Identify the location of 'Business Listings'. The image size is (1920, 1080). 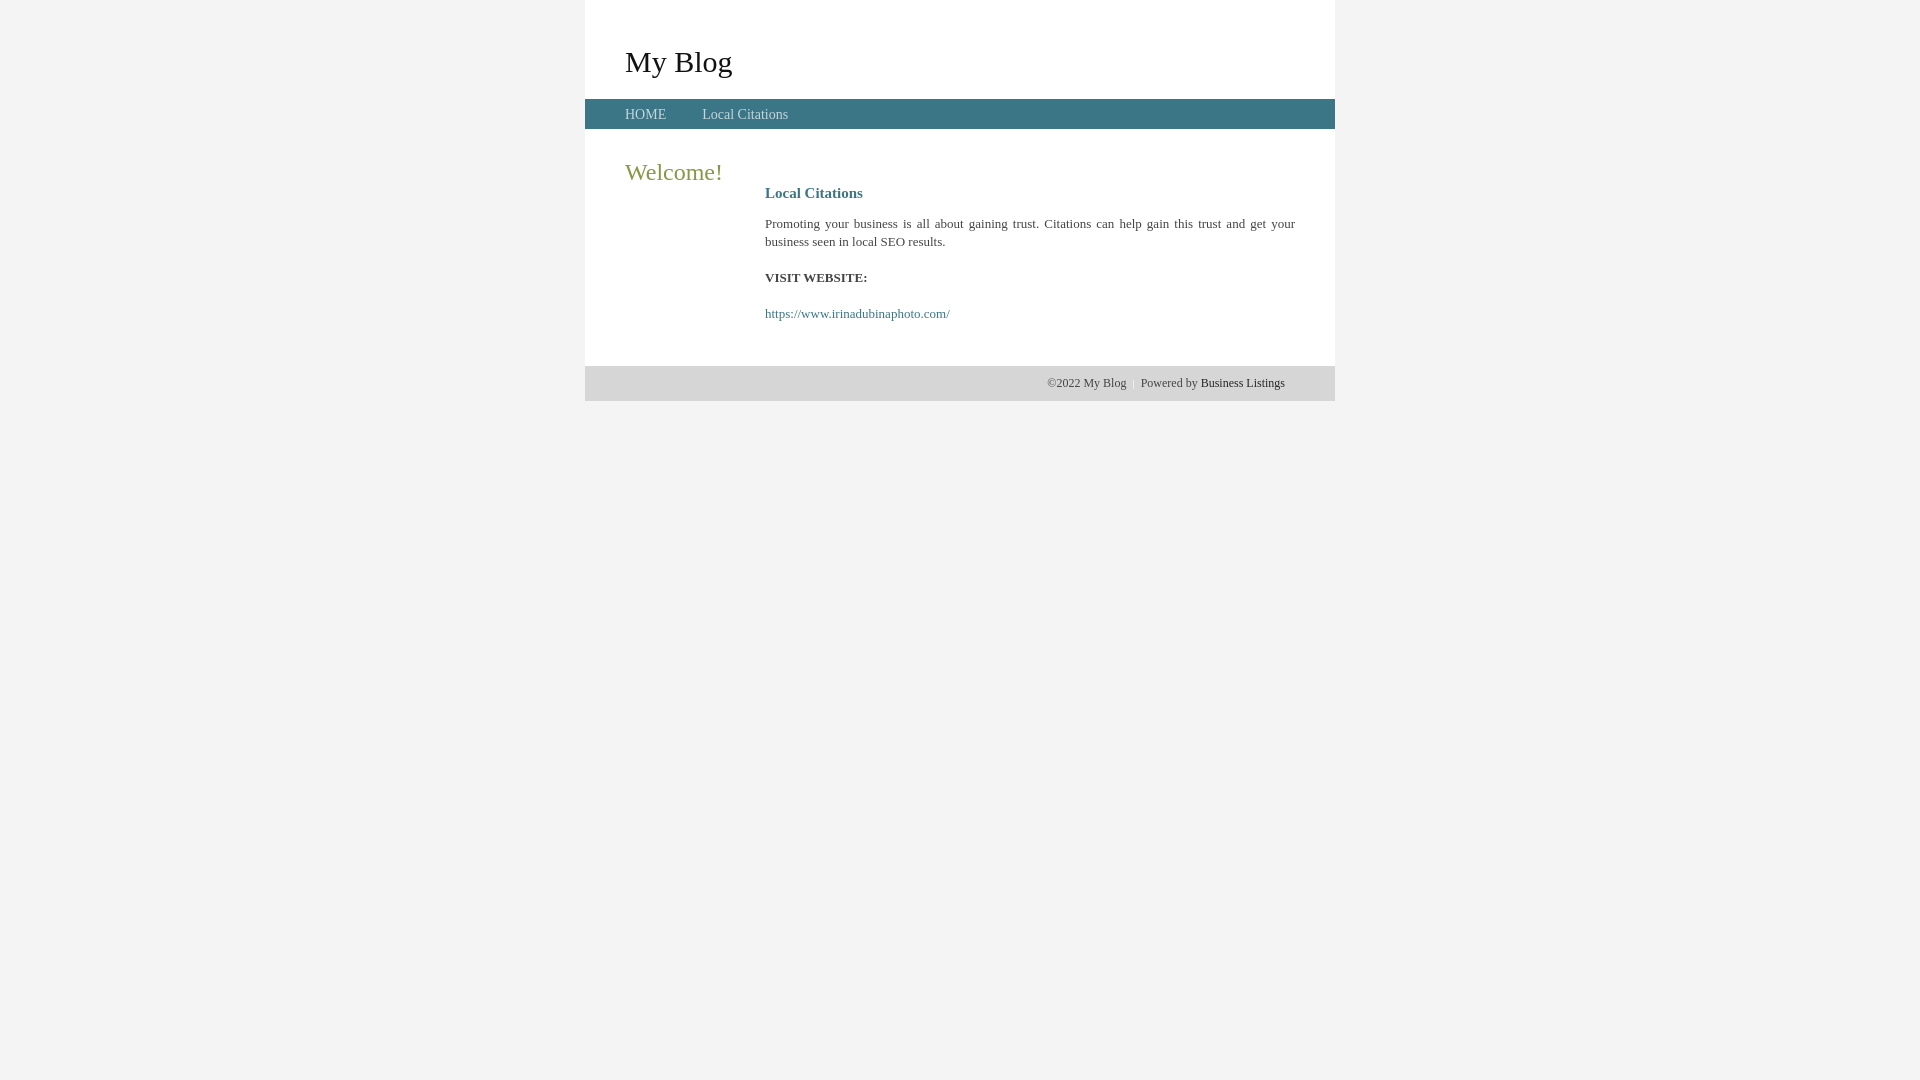
(1242, 382).